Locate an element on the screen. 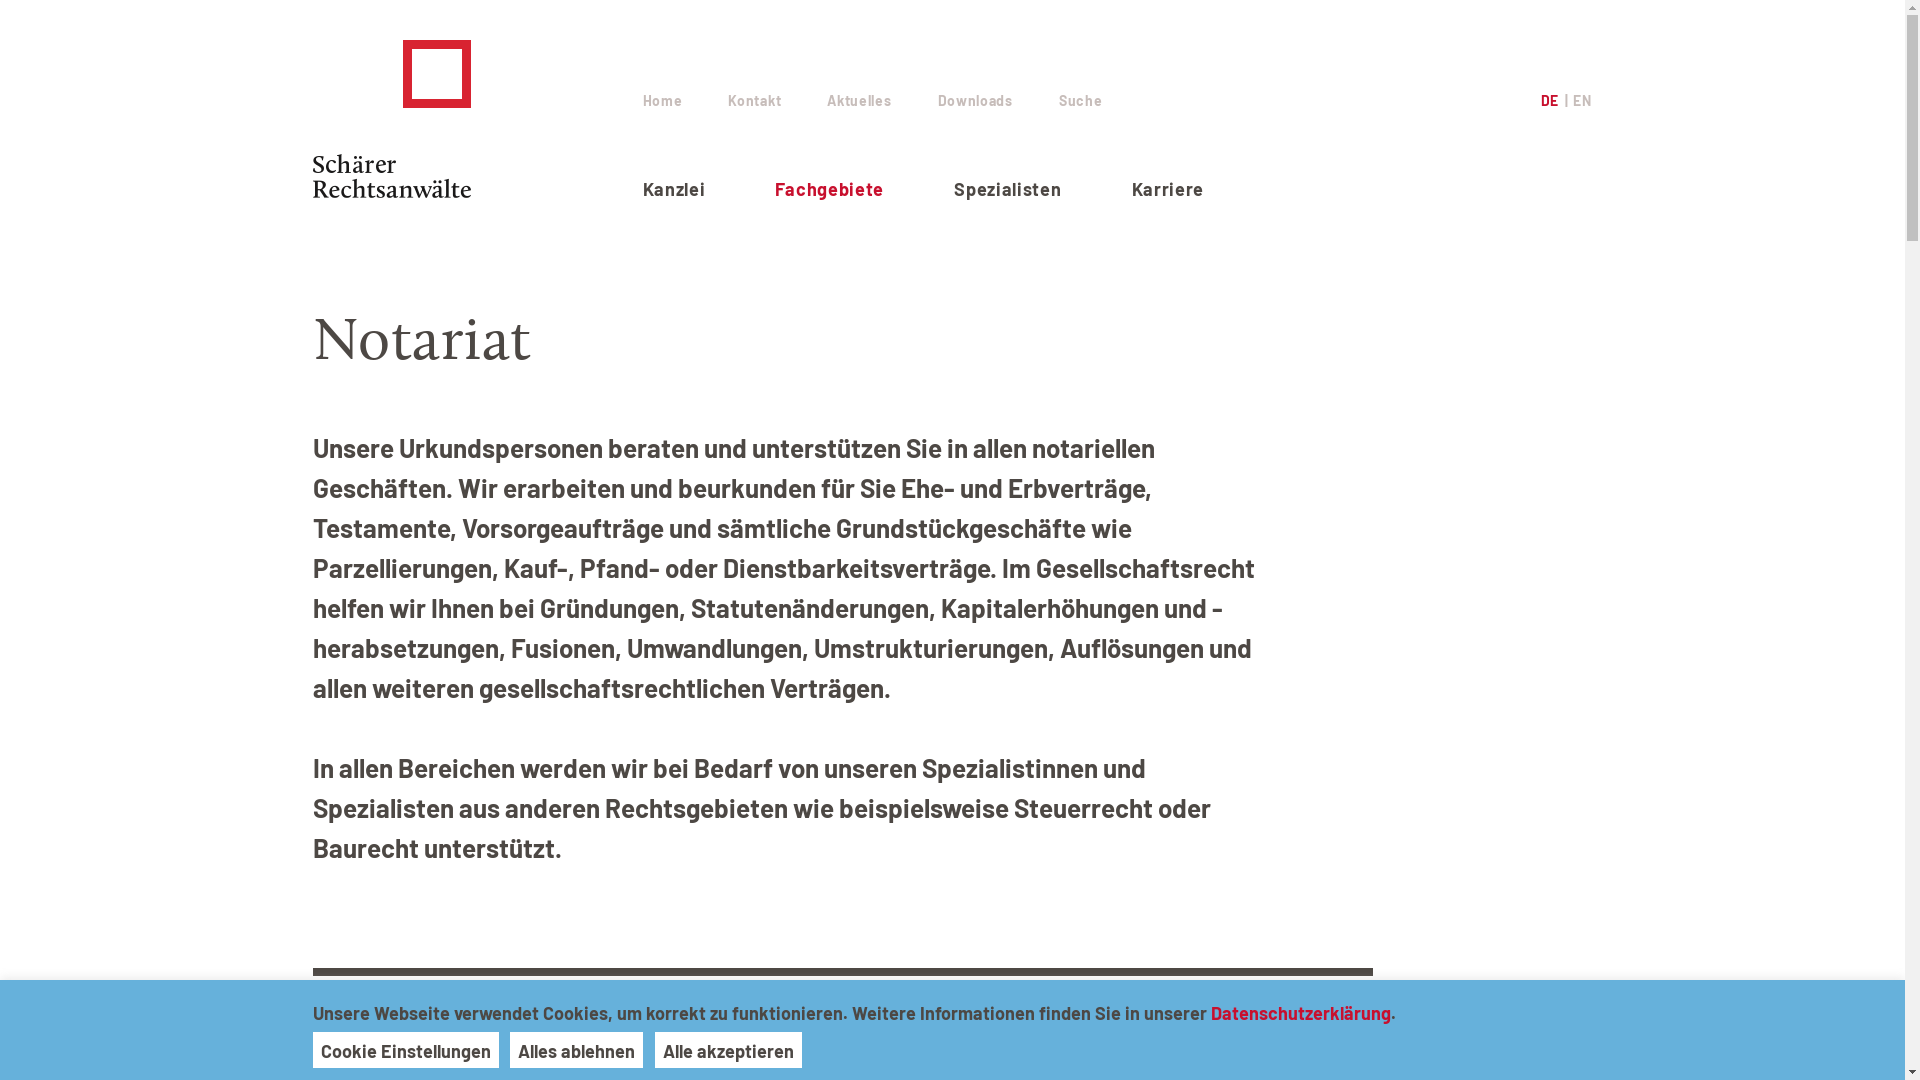  'Downloads' is located at coordinates (975, 100).